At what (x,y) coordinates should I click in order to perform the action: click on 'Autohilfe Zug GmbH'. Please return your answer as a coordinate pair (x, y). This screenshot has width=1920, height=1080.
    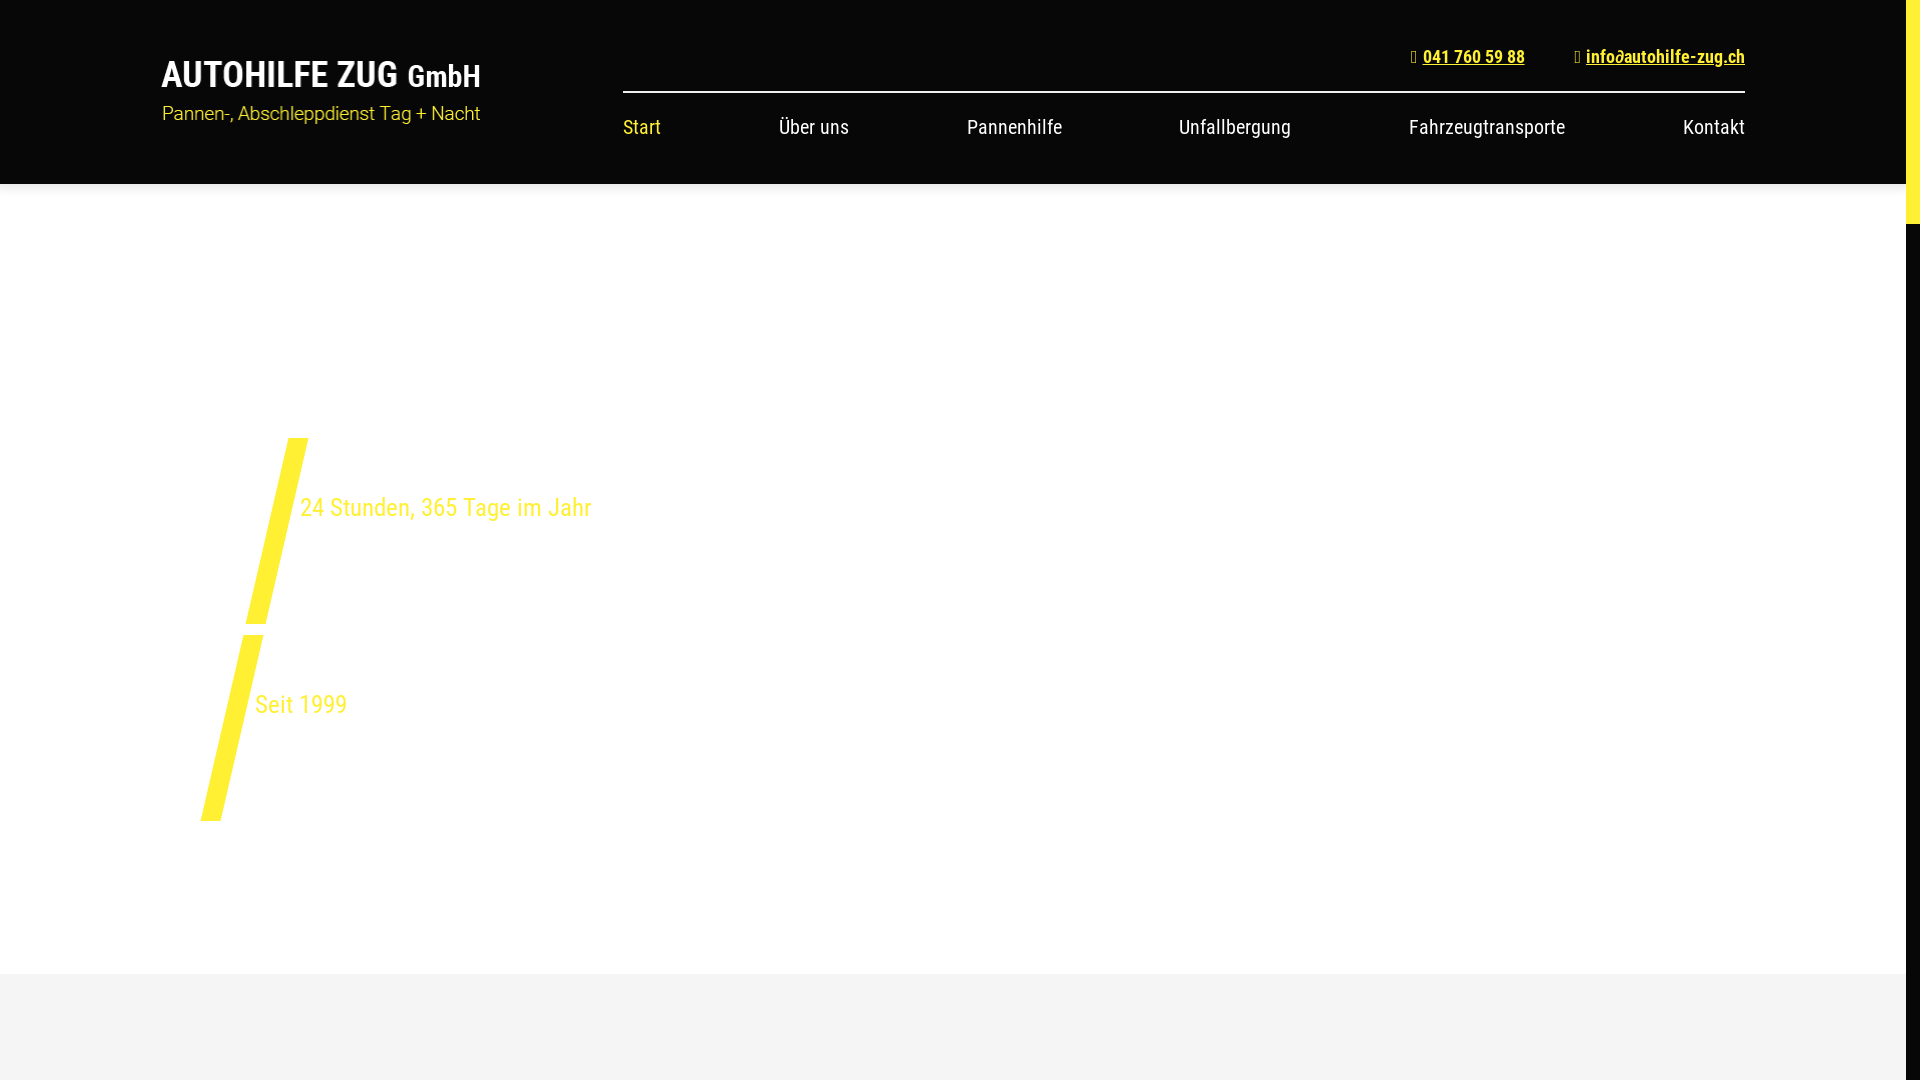
    Looking at the image, I should click on (321, 92).